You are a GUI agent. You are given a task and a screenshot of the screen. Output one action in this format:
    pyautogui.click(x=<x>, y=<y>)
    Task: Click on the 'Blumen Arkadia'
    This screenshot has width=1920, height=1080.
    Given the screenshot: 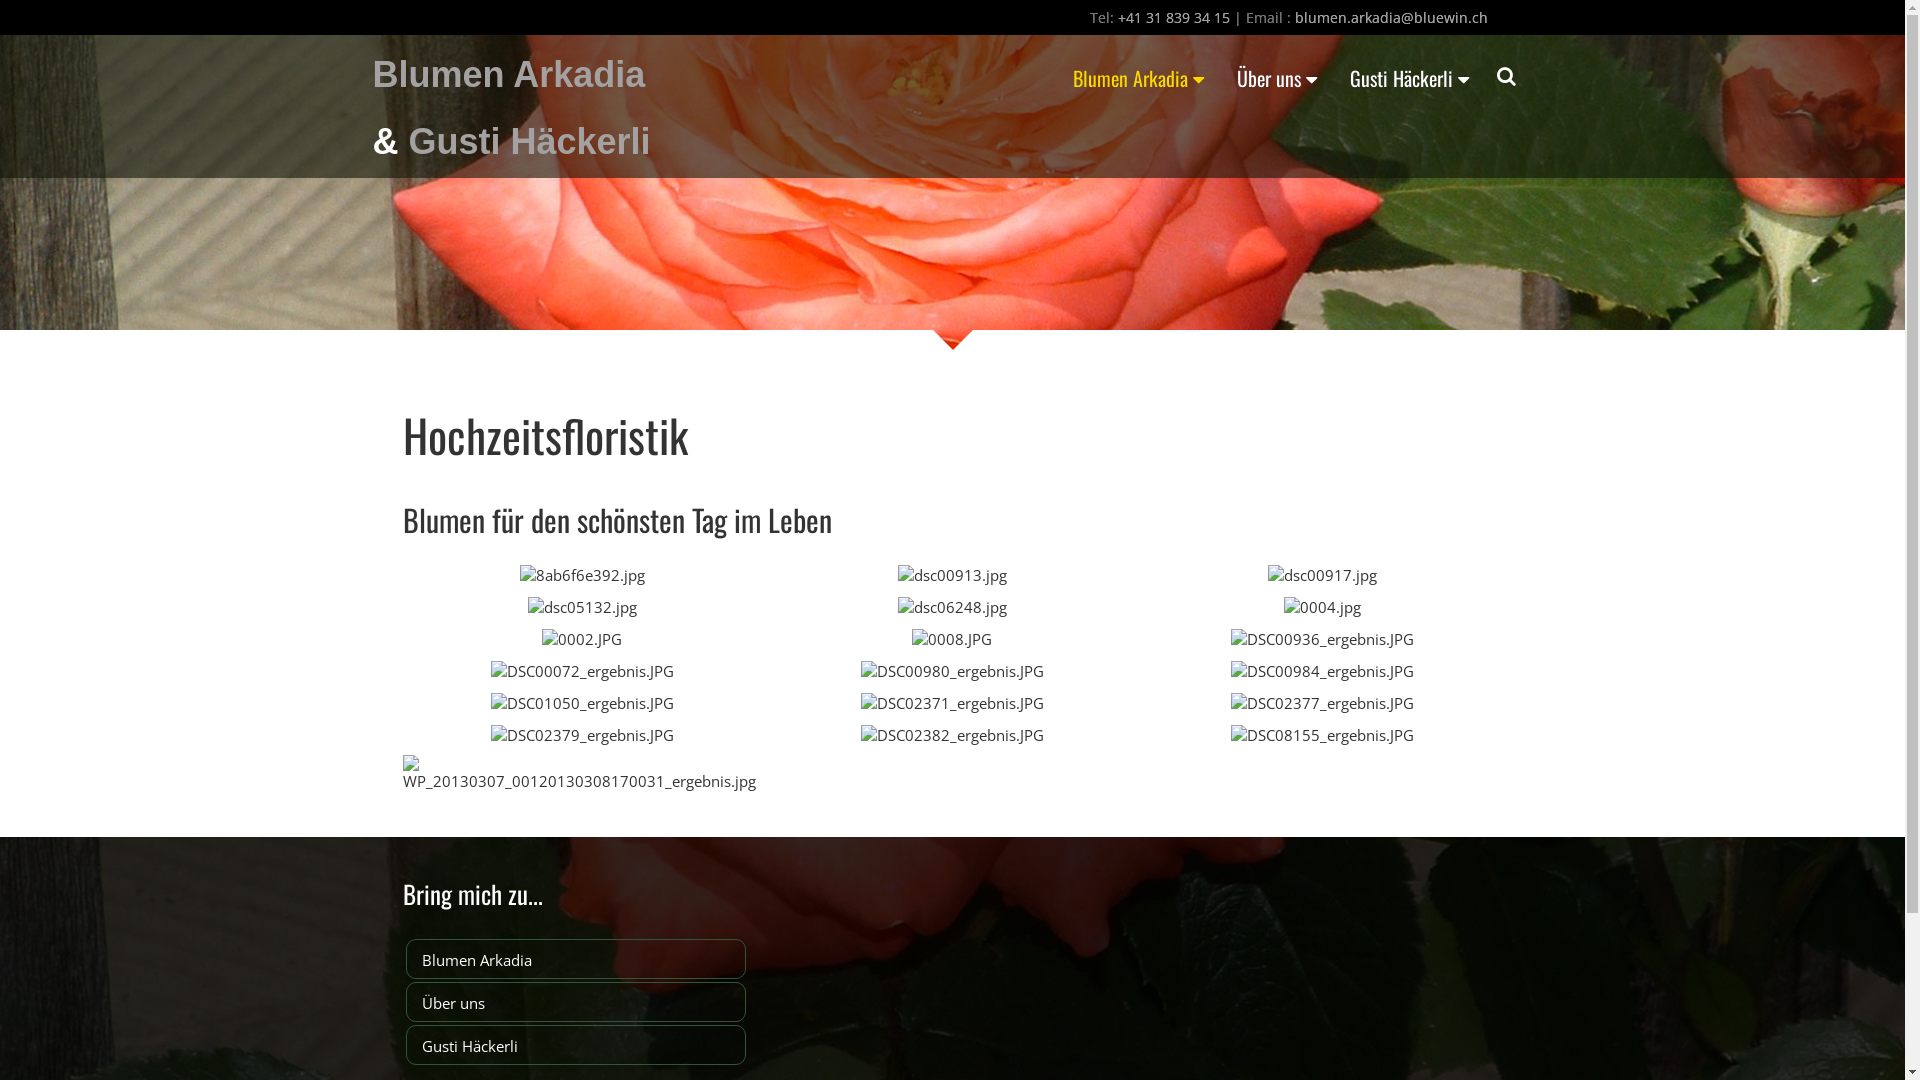 What is the action you would take?
    pyautogui.click(x=372, y=73)
    